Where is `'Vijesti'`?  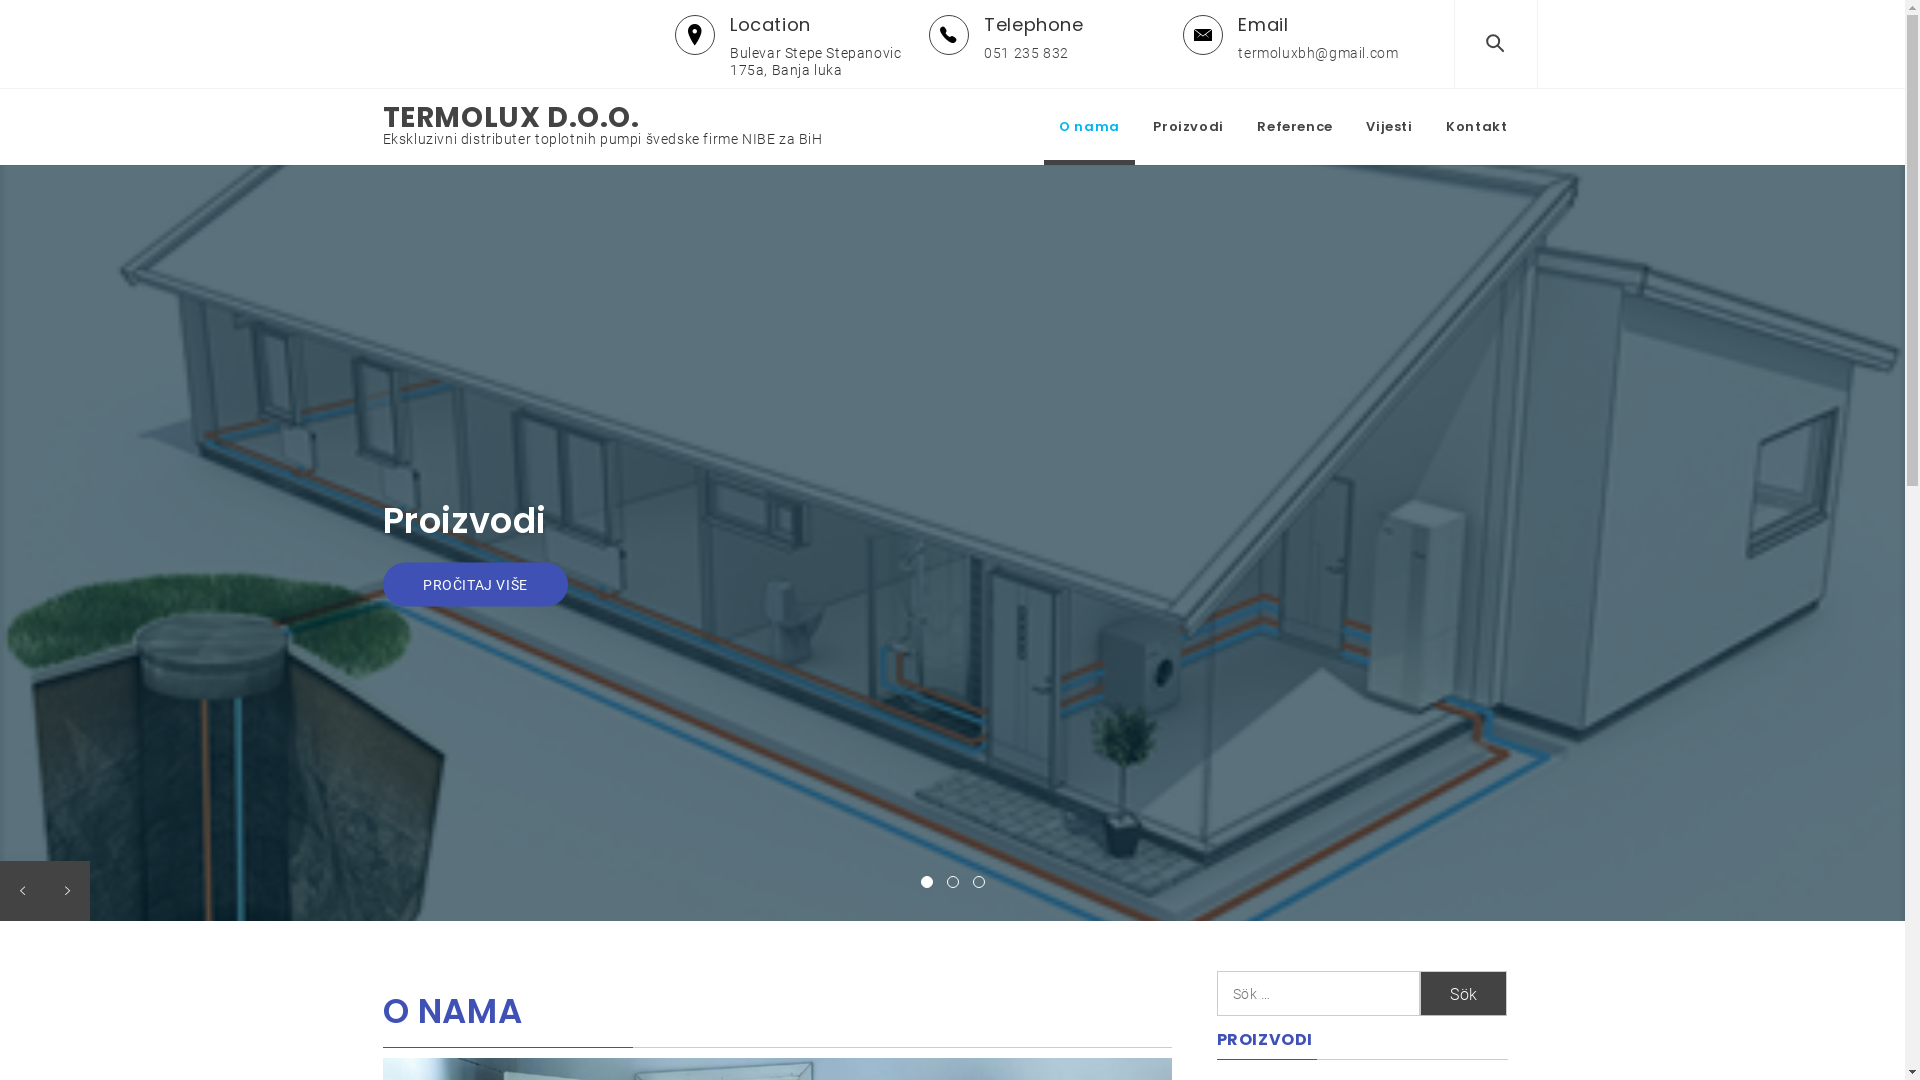 'Vijesti' is located at coordinates (1387, 127).